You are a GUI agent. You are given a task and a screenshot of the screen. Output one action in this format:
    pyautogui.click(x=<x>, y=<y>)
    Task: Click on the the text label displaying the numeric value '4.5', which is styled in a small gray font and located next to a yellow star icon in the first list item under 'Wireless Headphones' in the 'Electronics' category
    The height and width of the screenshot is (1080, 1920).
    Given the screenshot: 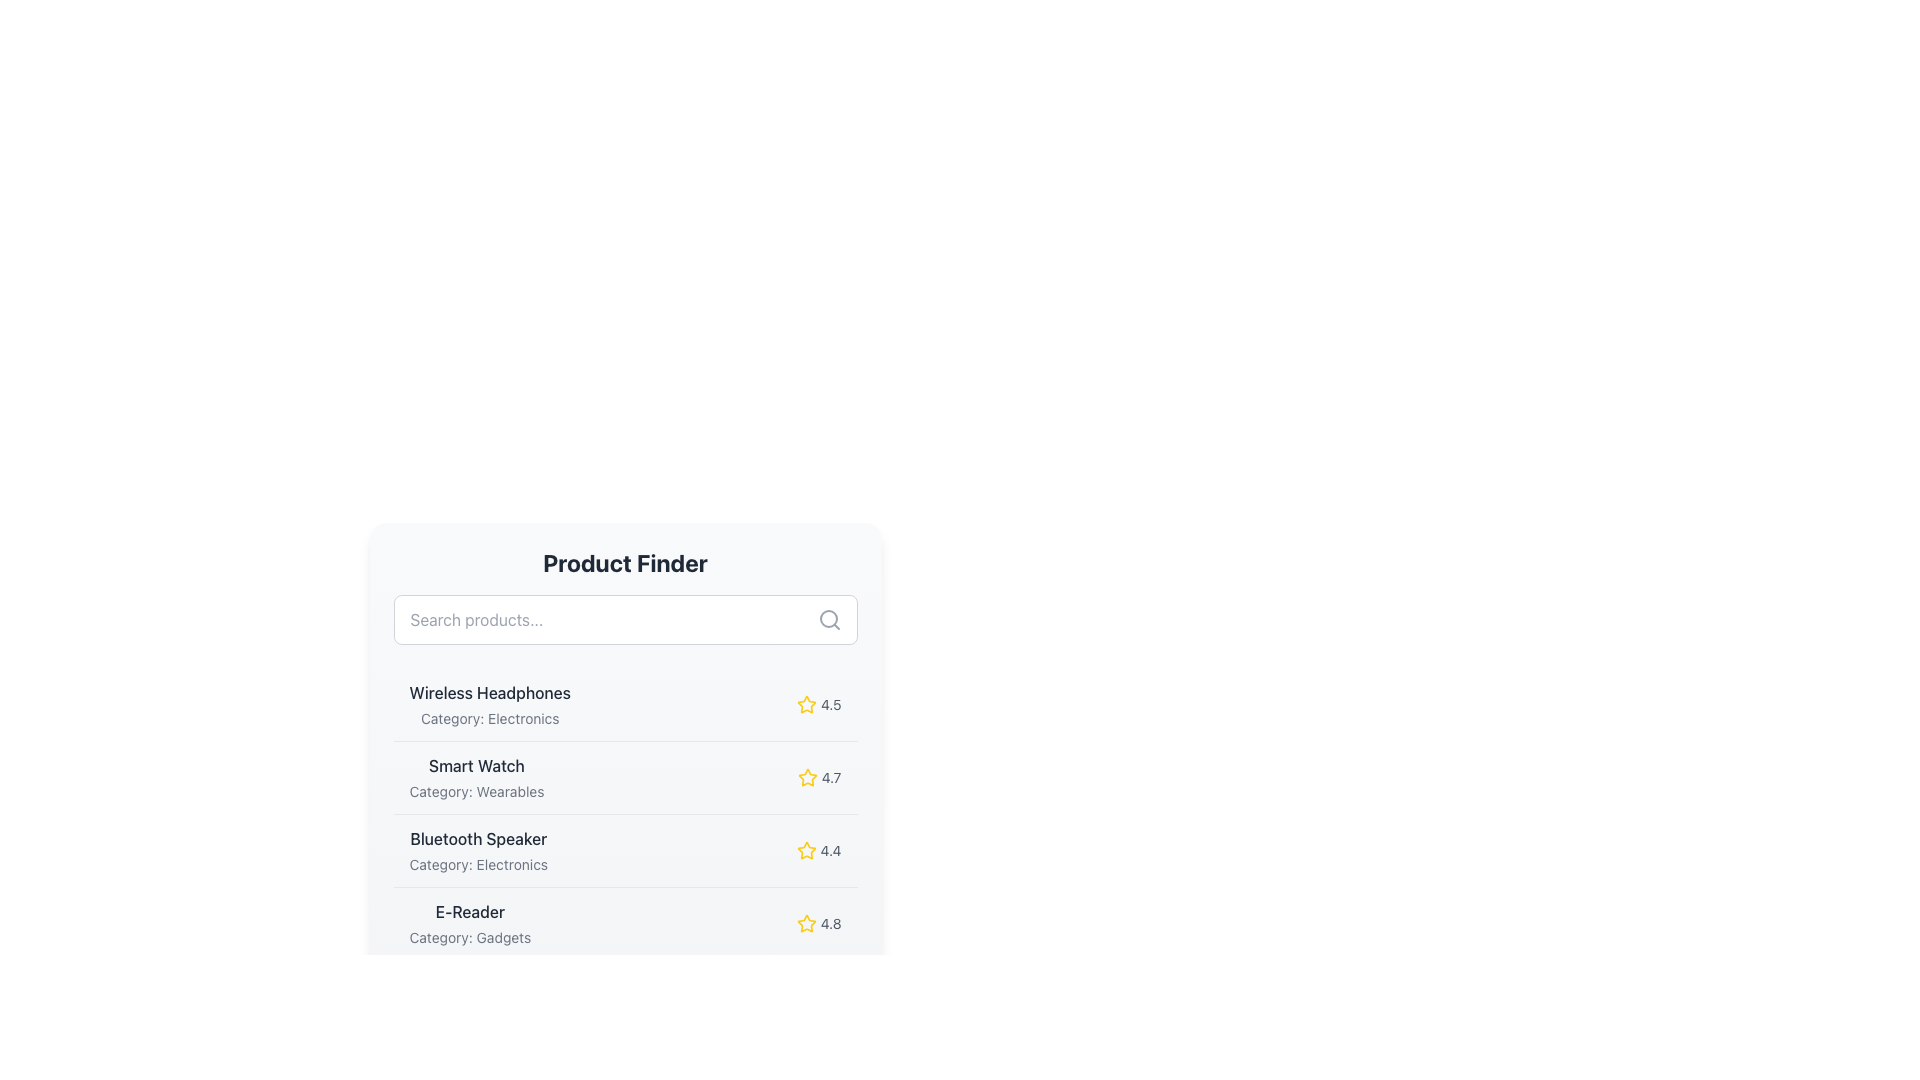 What is the action you would take?
    pyautogui.click(x=831, y=704)
    